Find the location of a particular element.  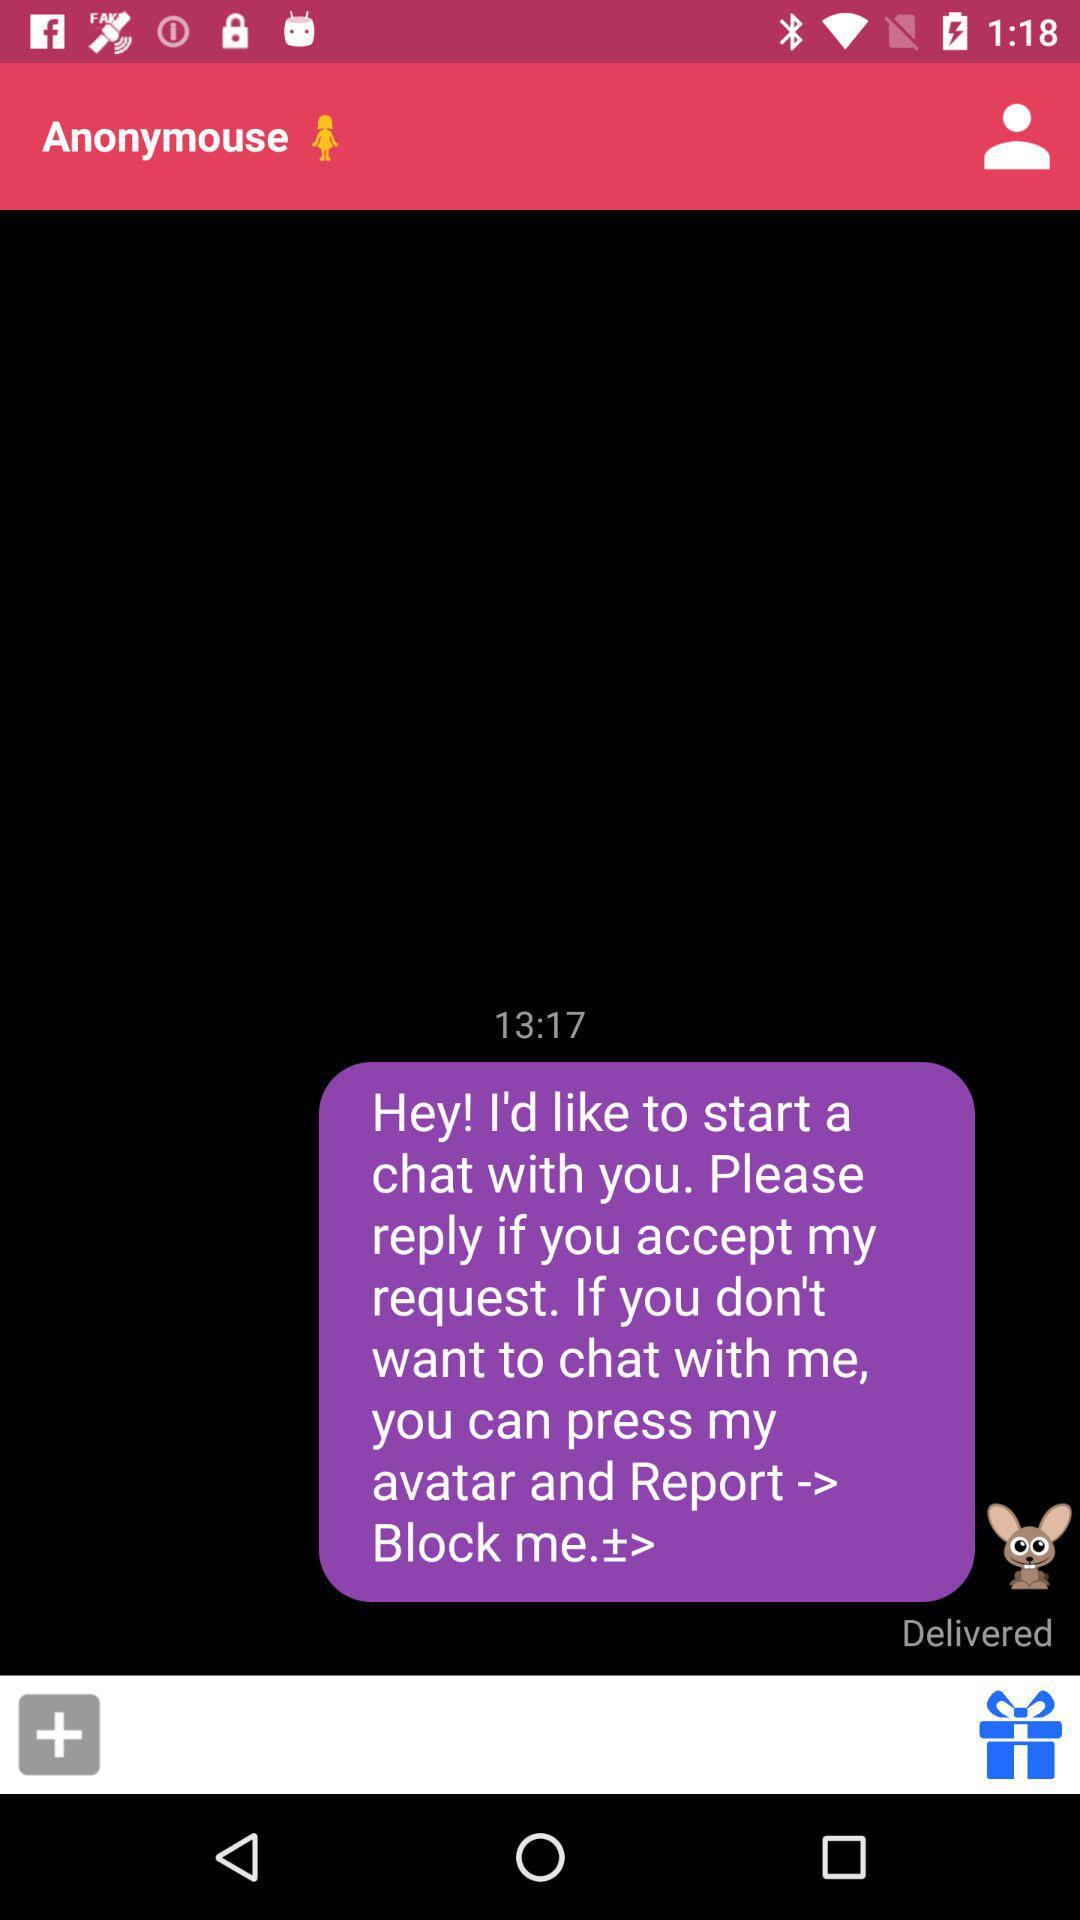

the item below the 13:17 is located at coordinates (646, 1332).